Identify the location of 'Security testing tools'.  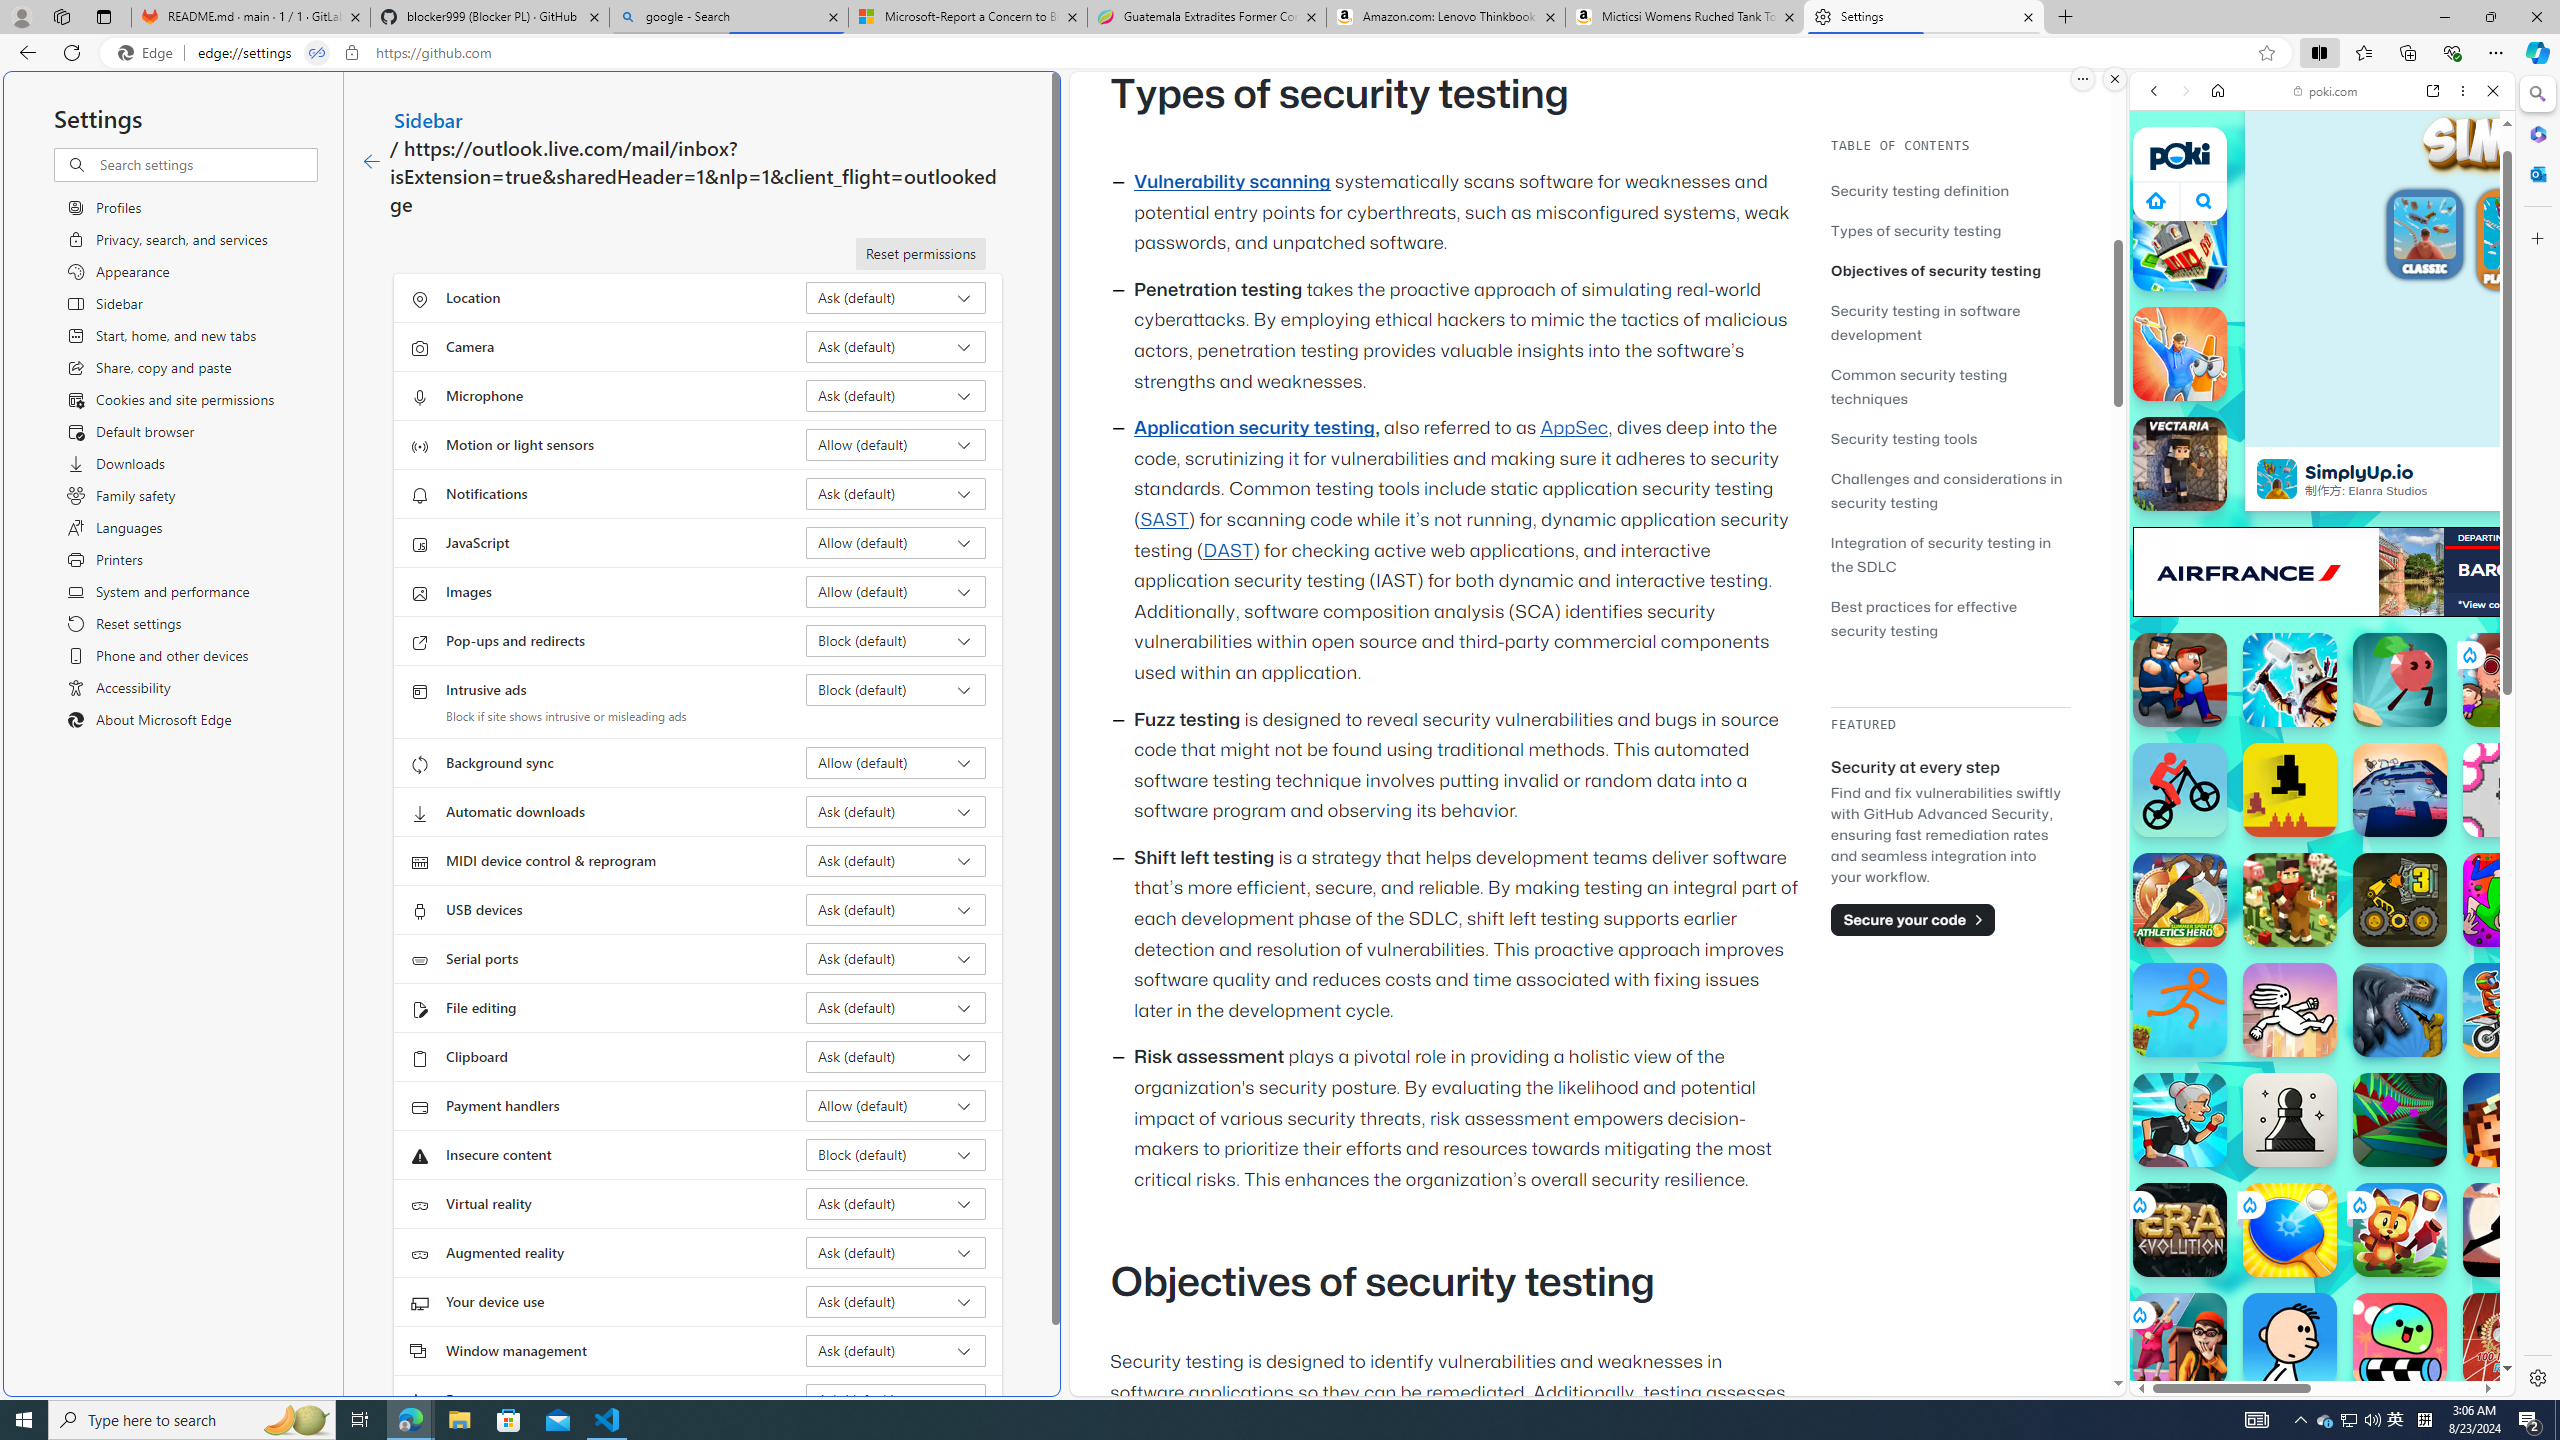
(1949, 437).